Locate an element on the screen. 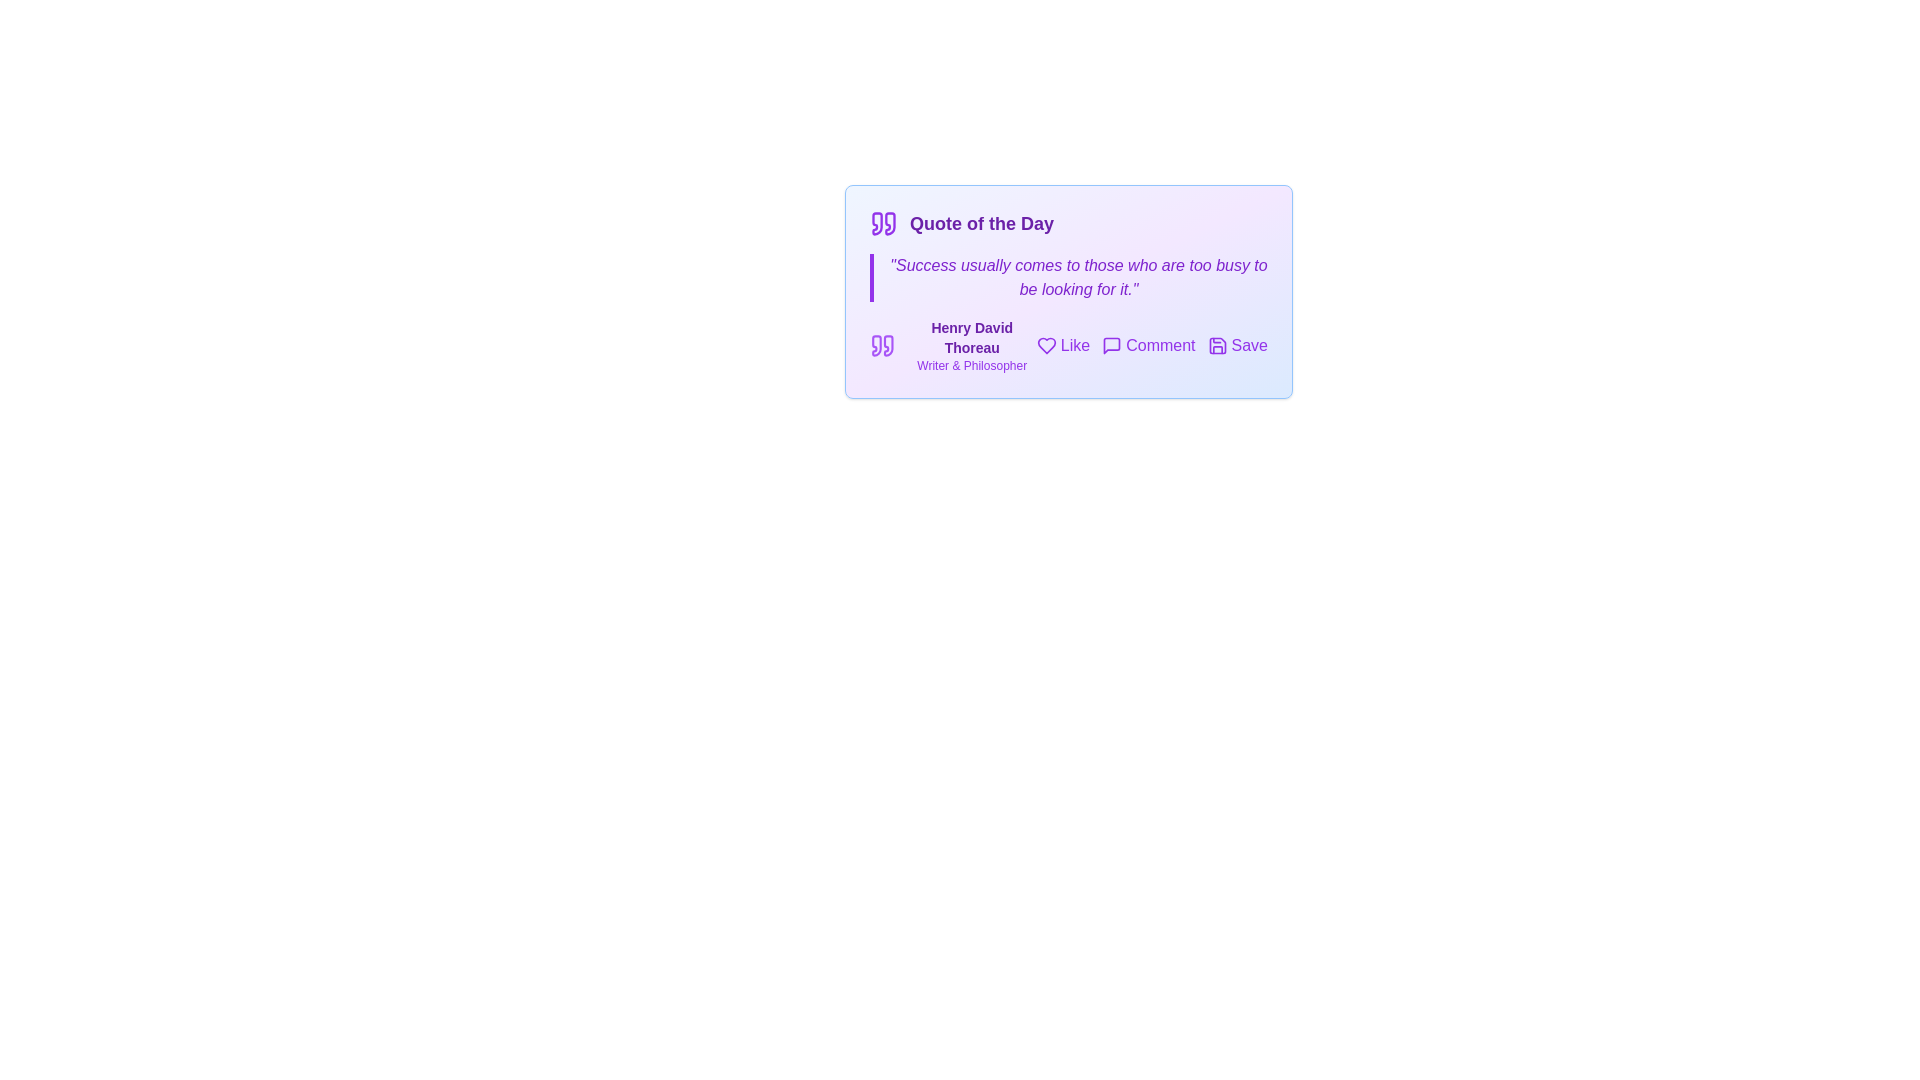  the message bubble icon, which is a simple, minimalistic speech bubble located in the lower row of interactive options is located at coordinates (1111, 345).